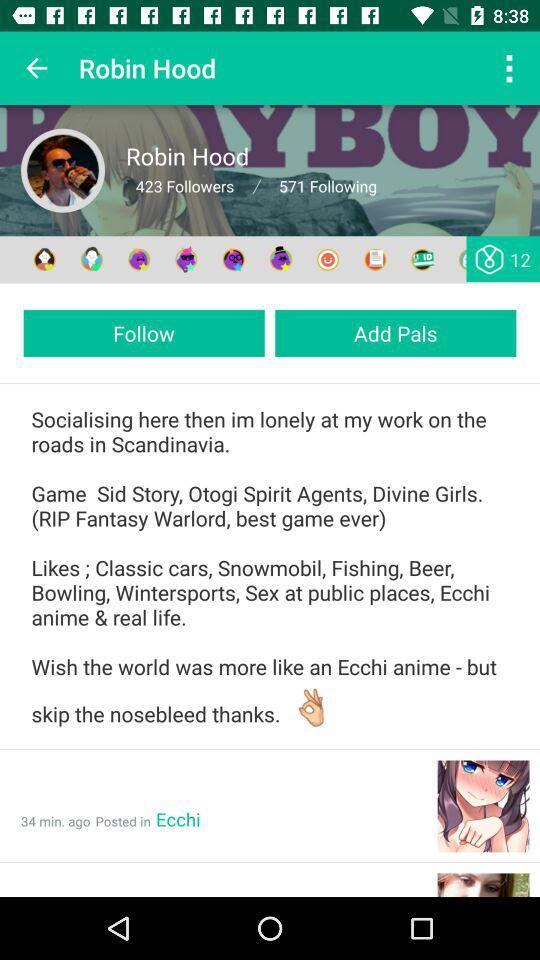  What do you see at coordinates (395, 333) in the screenshot?
I see `icon next to the follow item` at bounding box center [395, 333].